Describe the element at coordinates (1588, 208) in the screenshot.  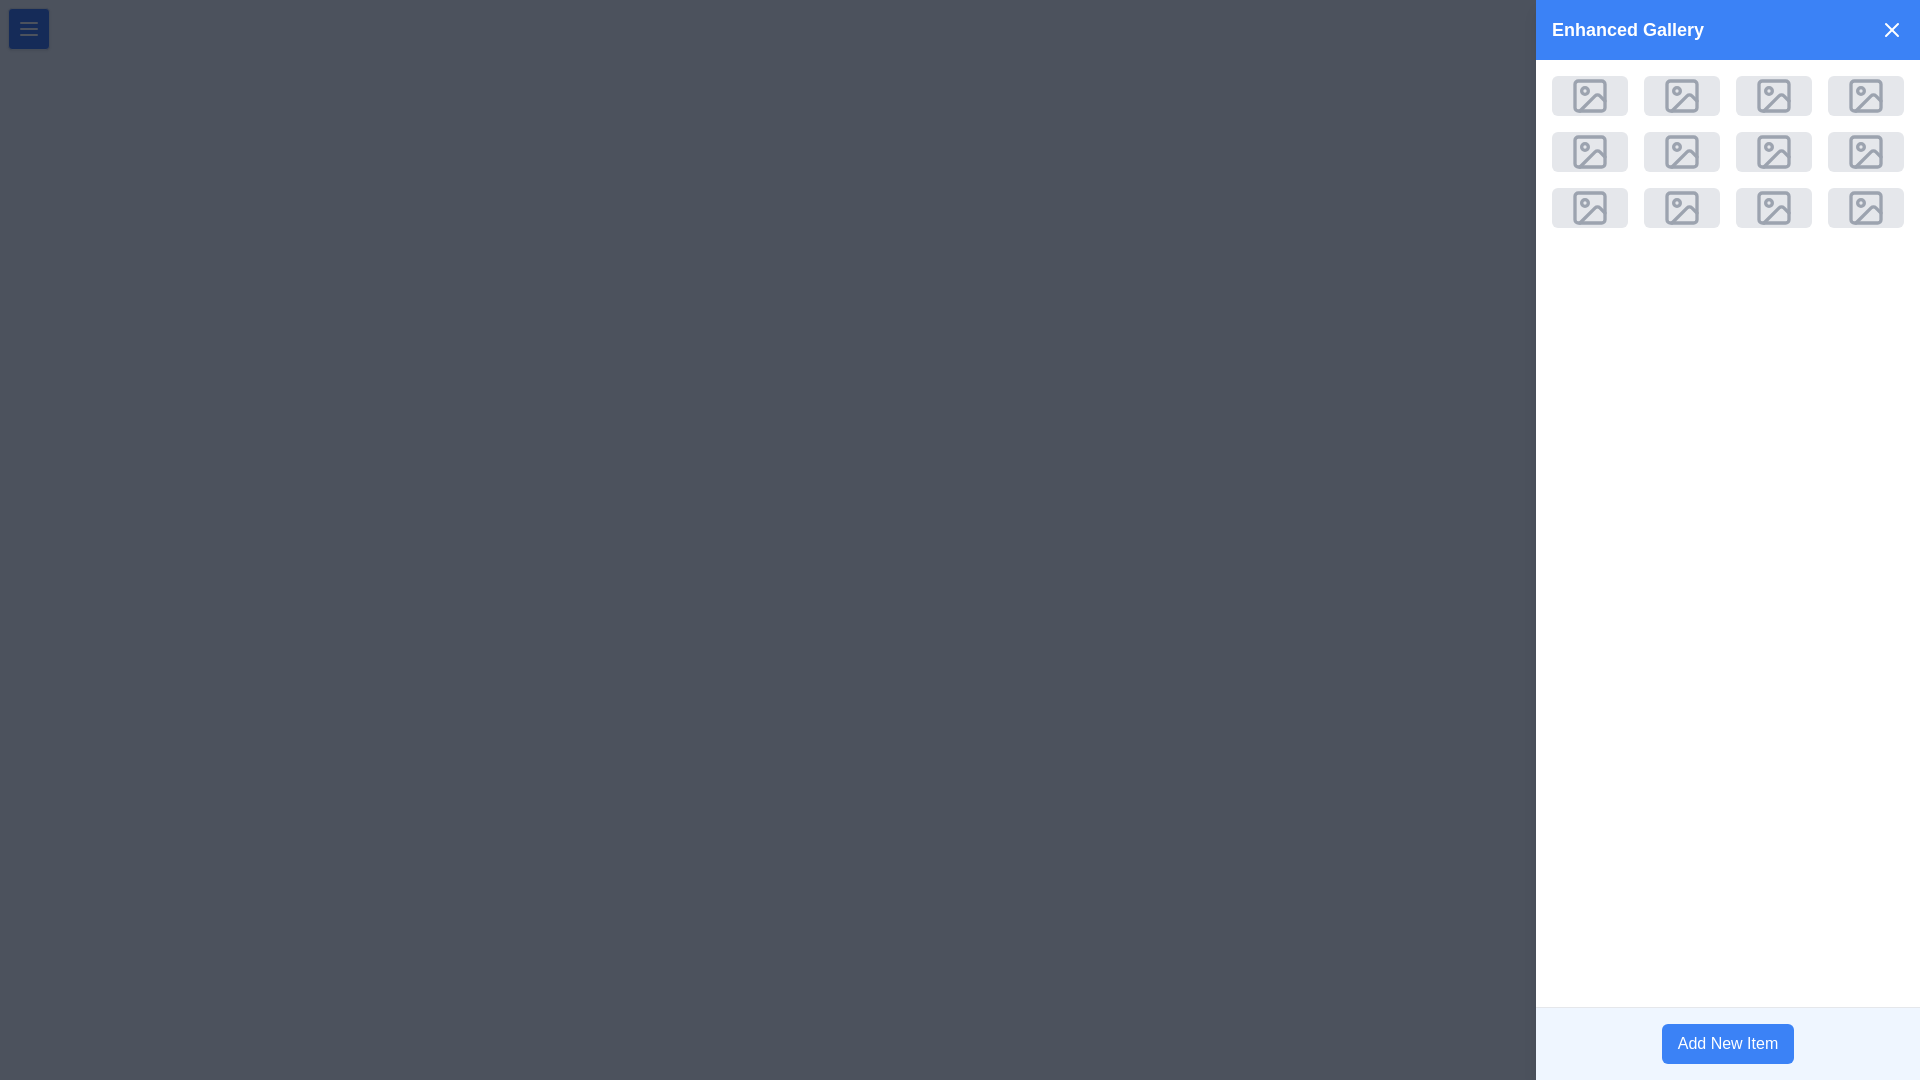
I see `the light gray rounded rectangle icon element` at that location.